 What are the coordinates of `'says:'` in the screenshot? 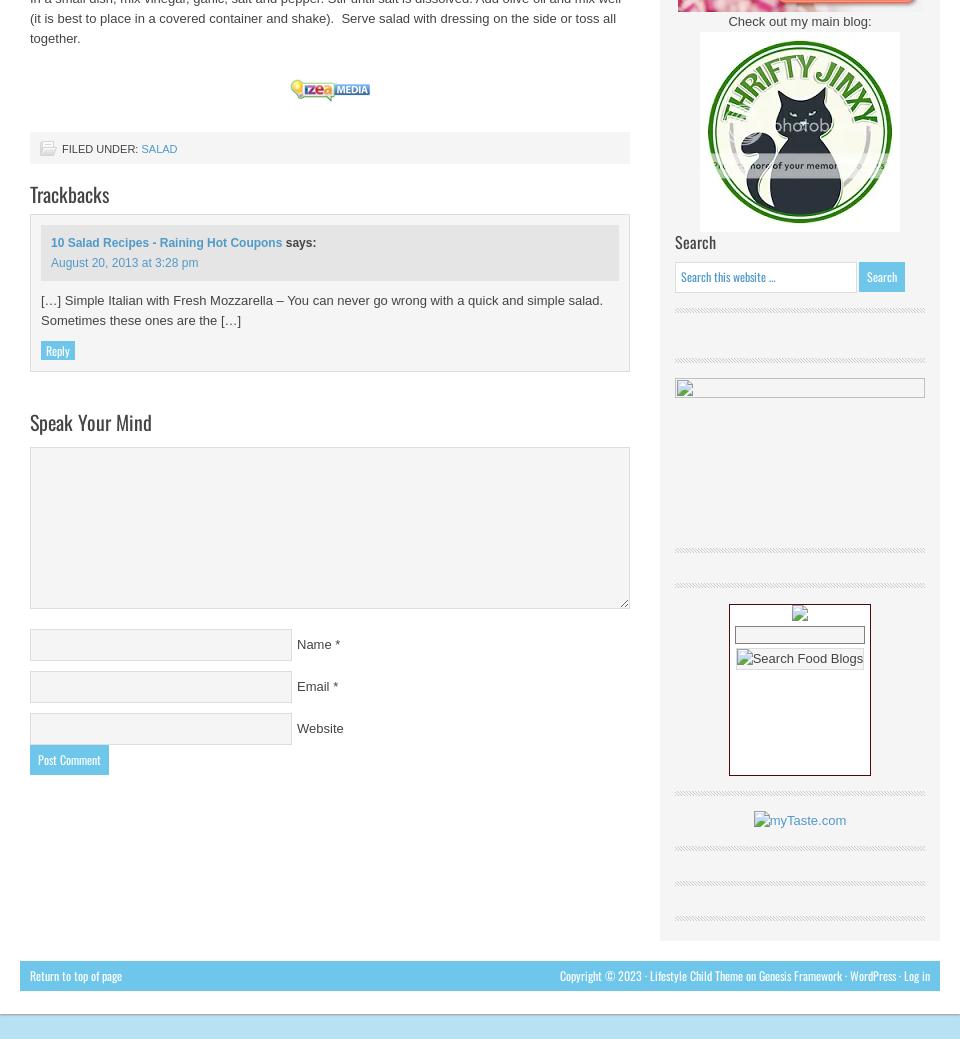 It's located at (299, 243).